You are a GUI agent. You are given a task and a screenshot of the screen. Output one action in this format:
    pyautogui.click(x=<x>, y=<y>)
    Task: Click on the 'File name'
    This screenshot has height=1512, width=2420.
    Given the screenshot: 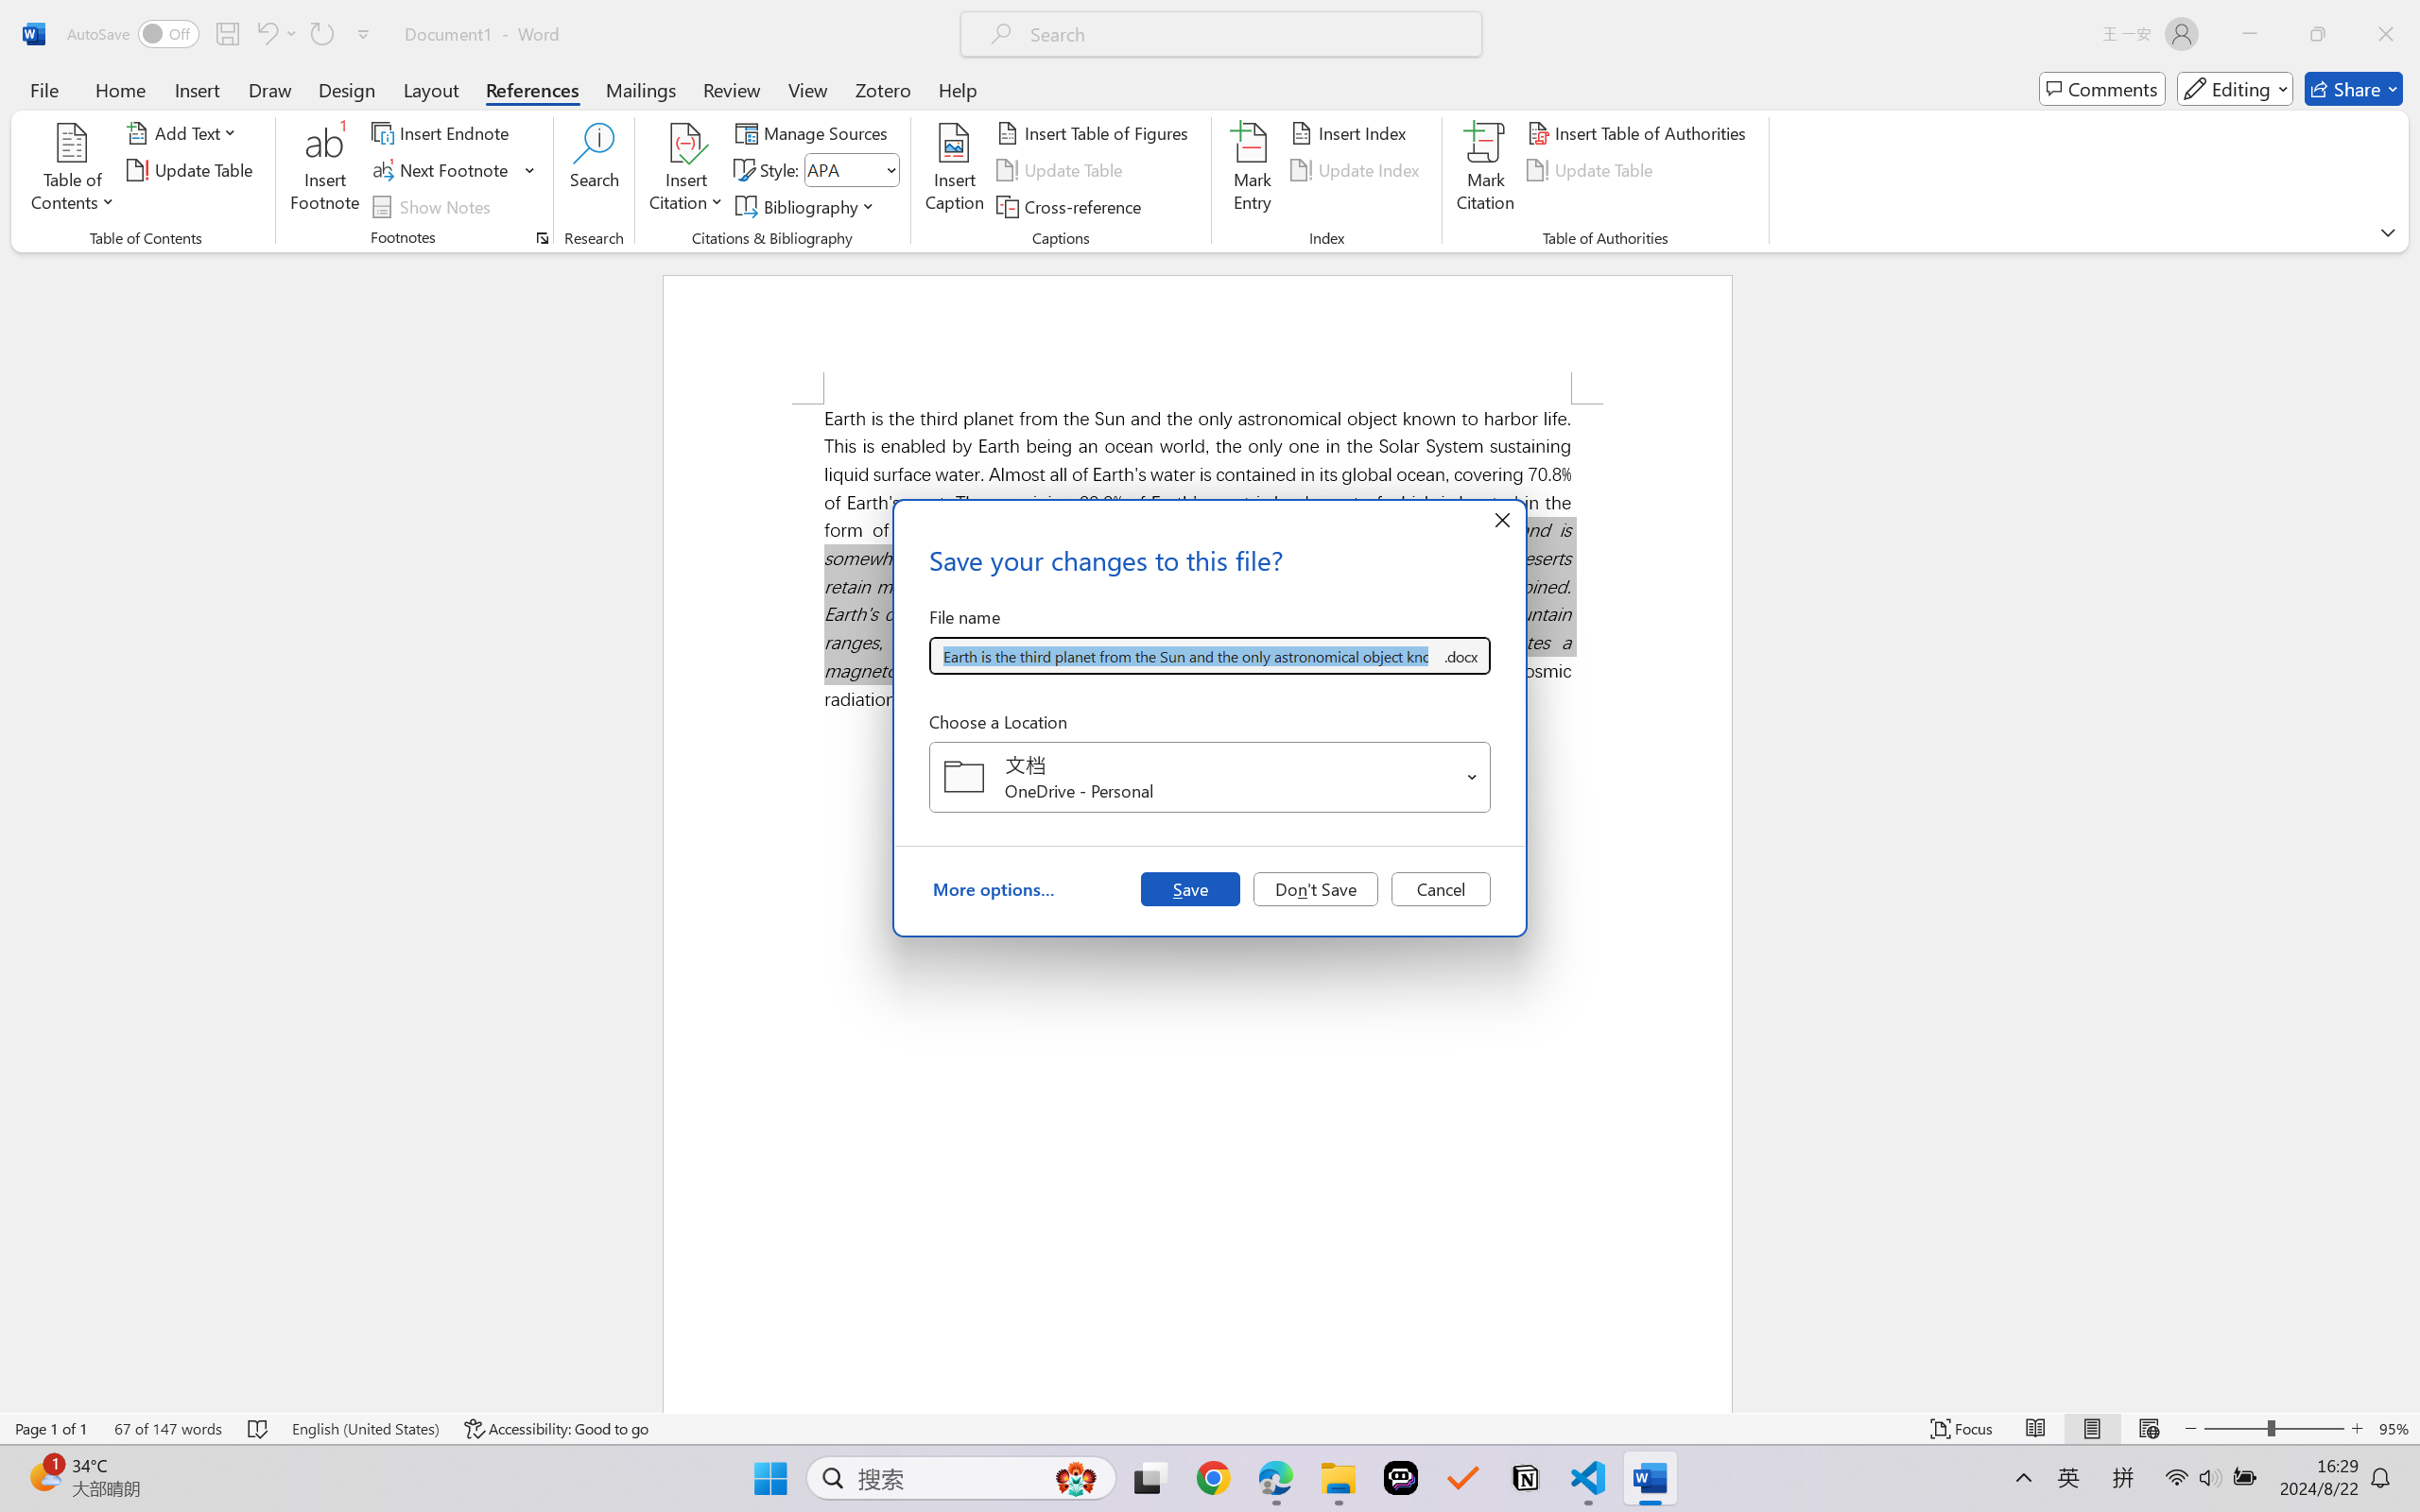 What is the action you would take?
    pyautogui.click(x=1184, y=656)
    